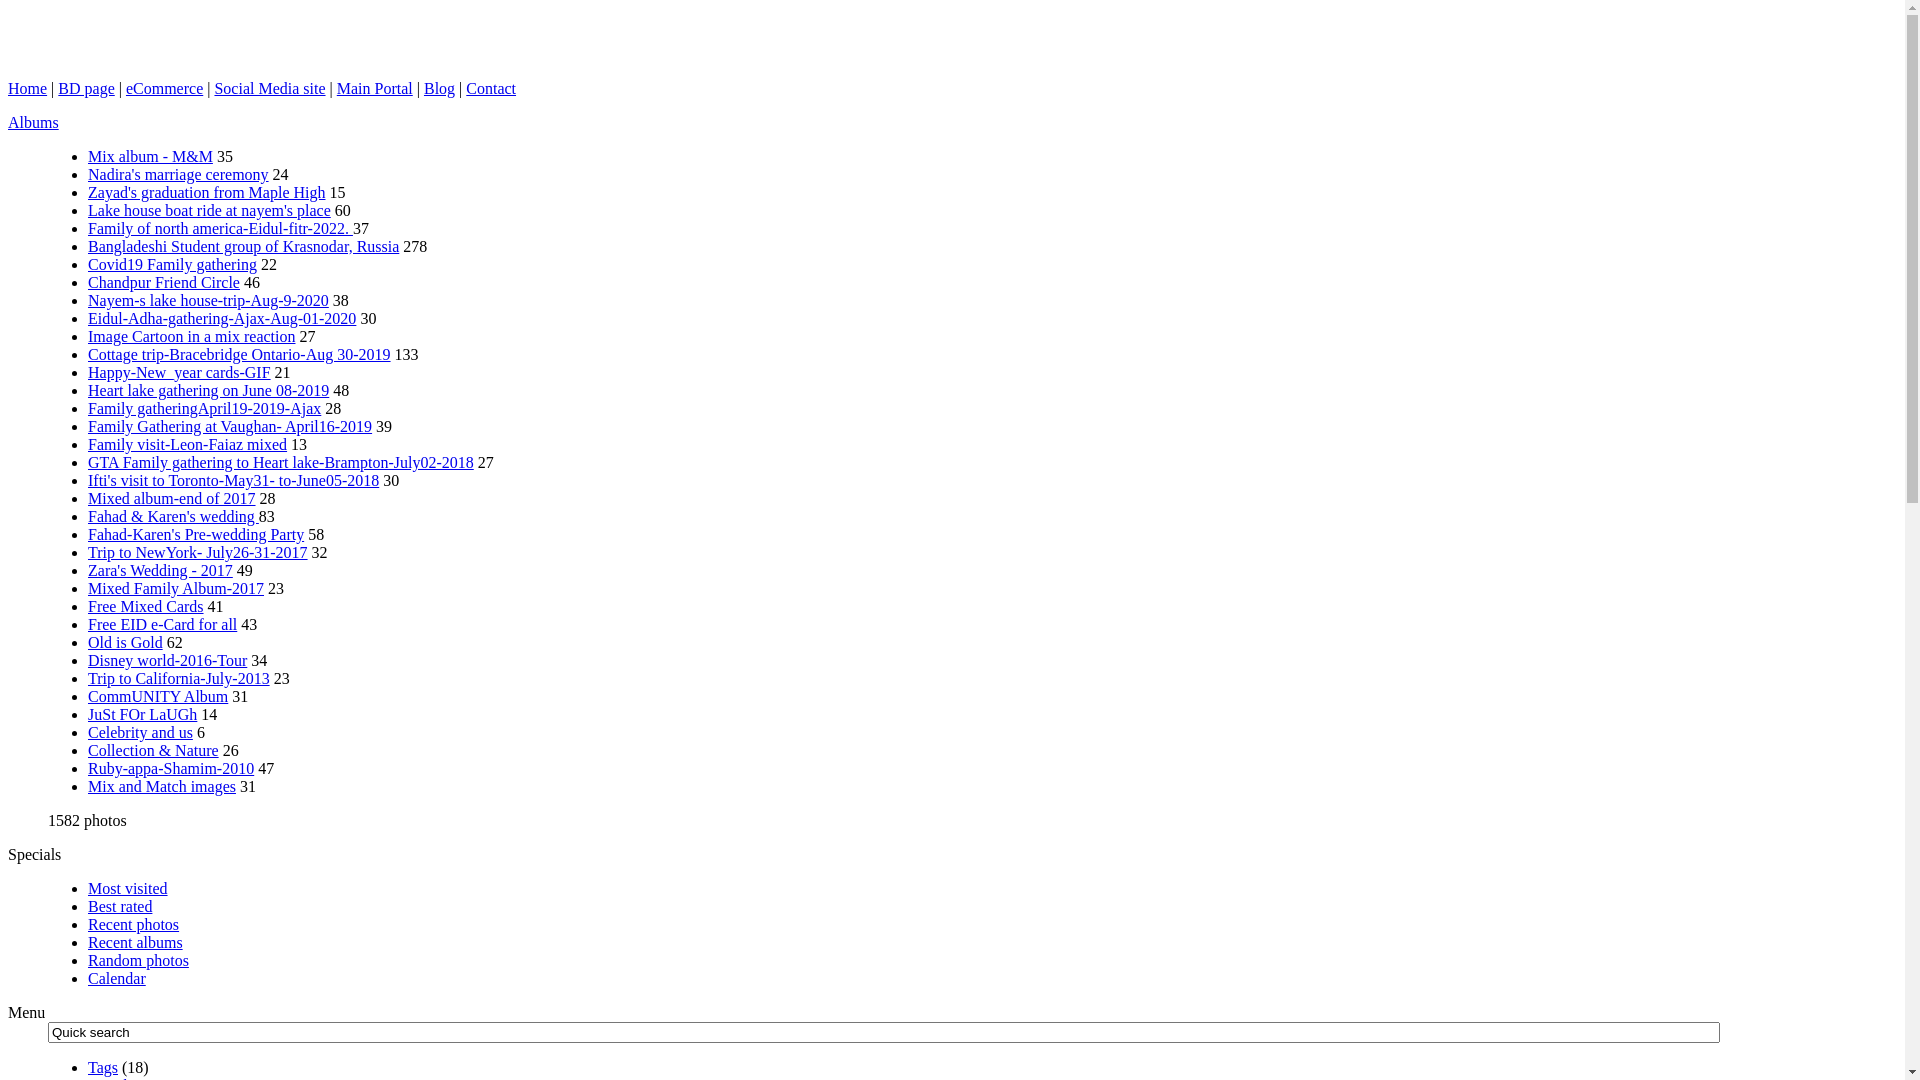 The width and height of the screenshot is (1920, 1080). What do you see at coordinates (196, 533) in the screenshot?
I see `'Fahad-Karen's Pre-wedding Party'` at bounding box center [196, 533].